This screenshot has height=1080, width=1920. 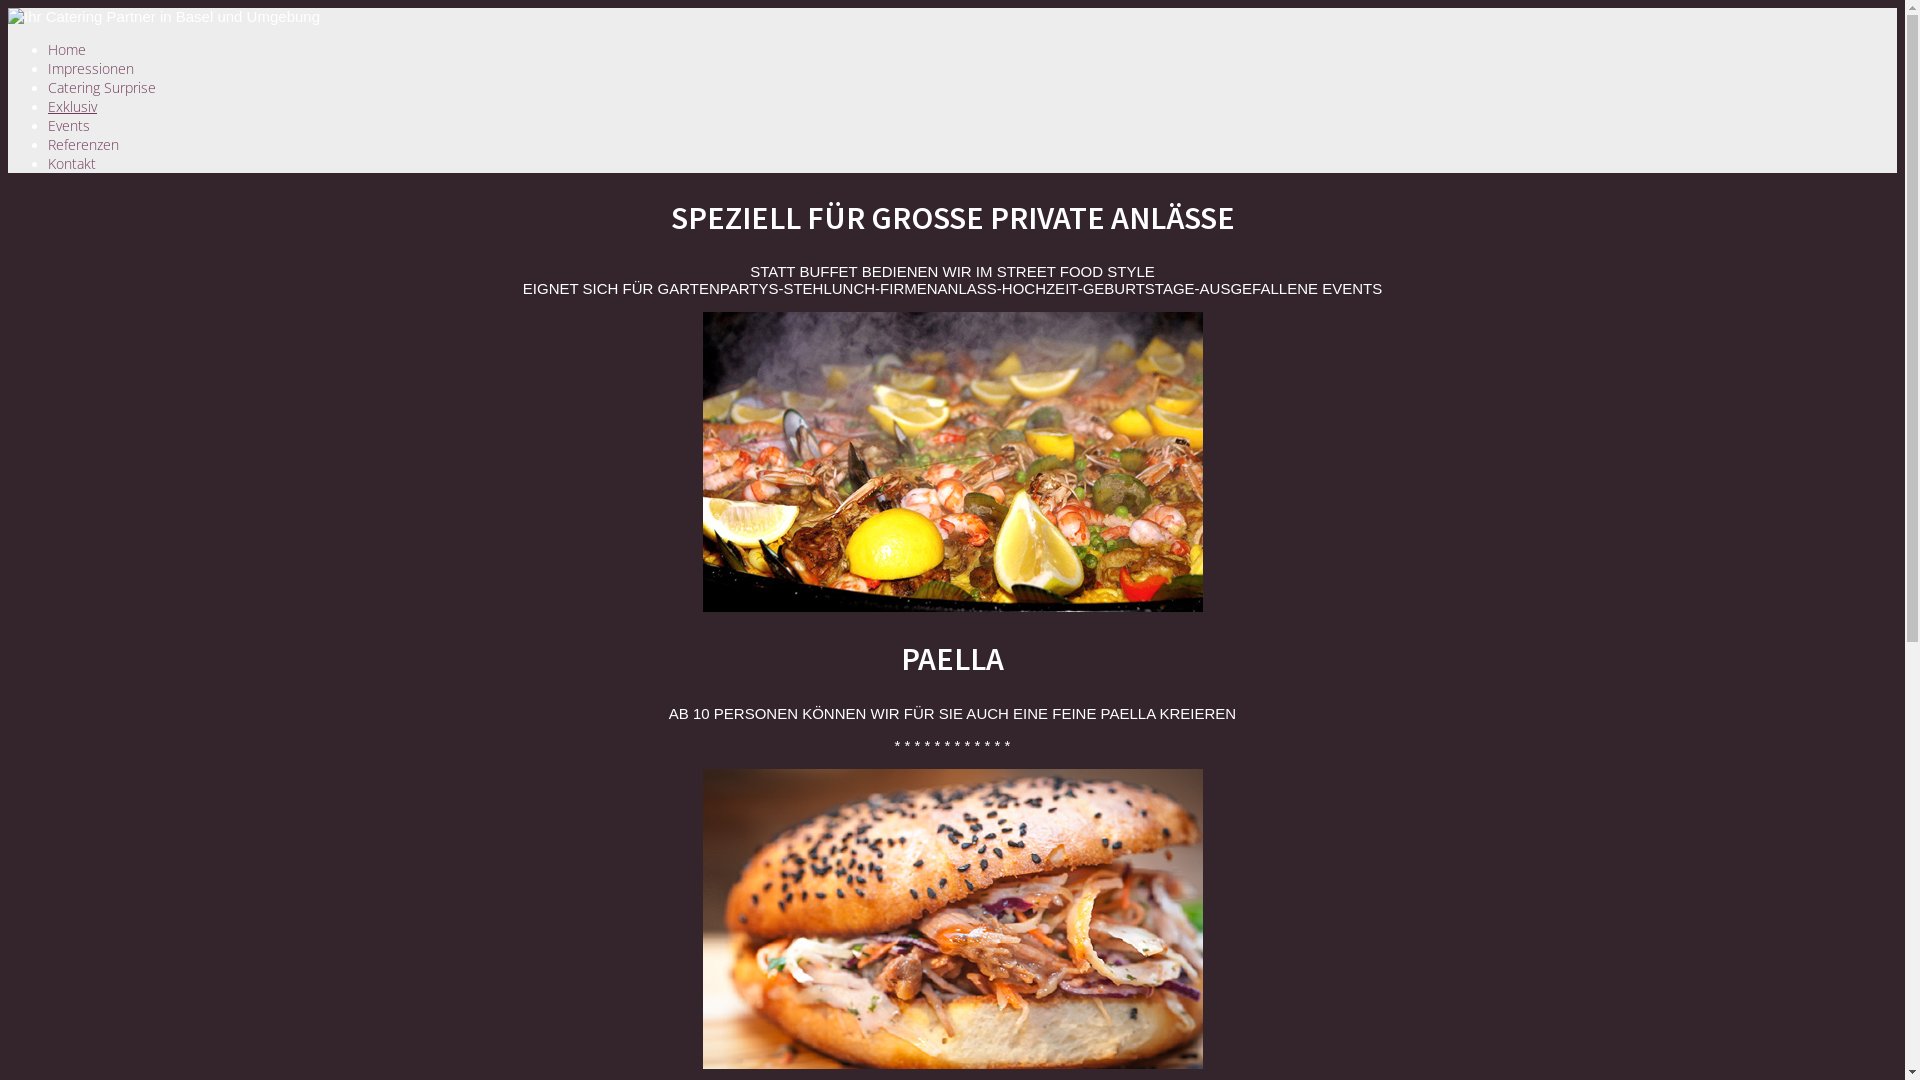 I want to click on 'Kontakt', so click(x=72, y=162).